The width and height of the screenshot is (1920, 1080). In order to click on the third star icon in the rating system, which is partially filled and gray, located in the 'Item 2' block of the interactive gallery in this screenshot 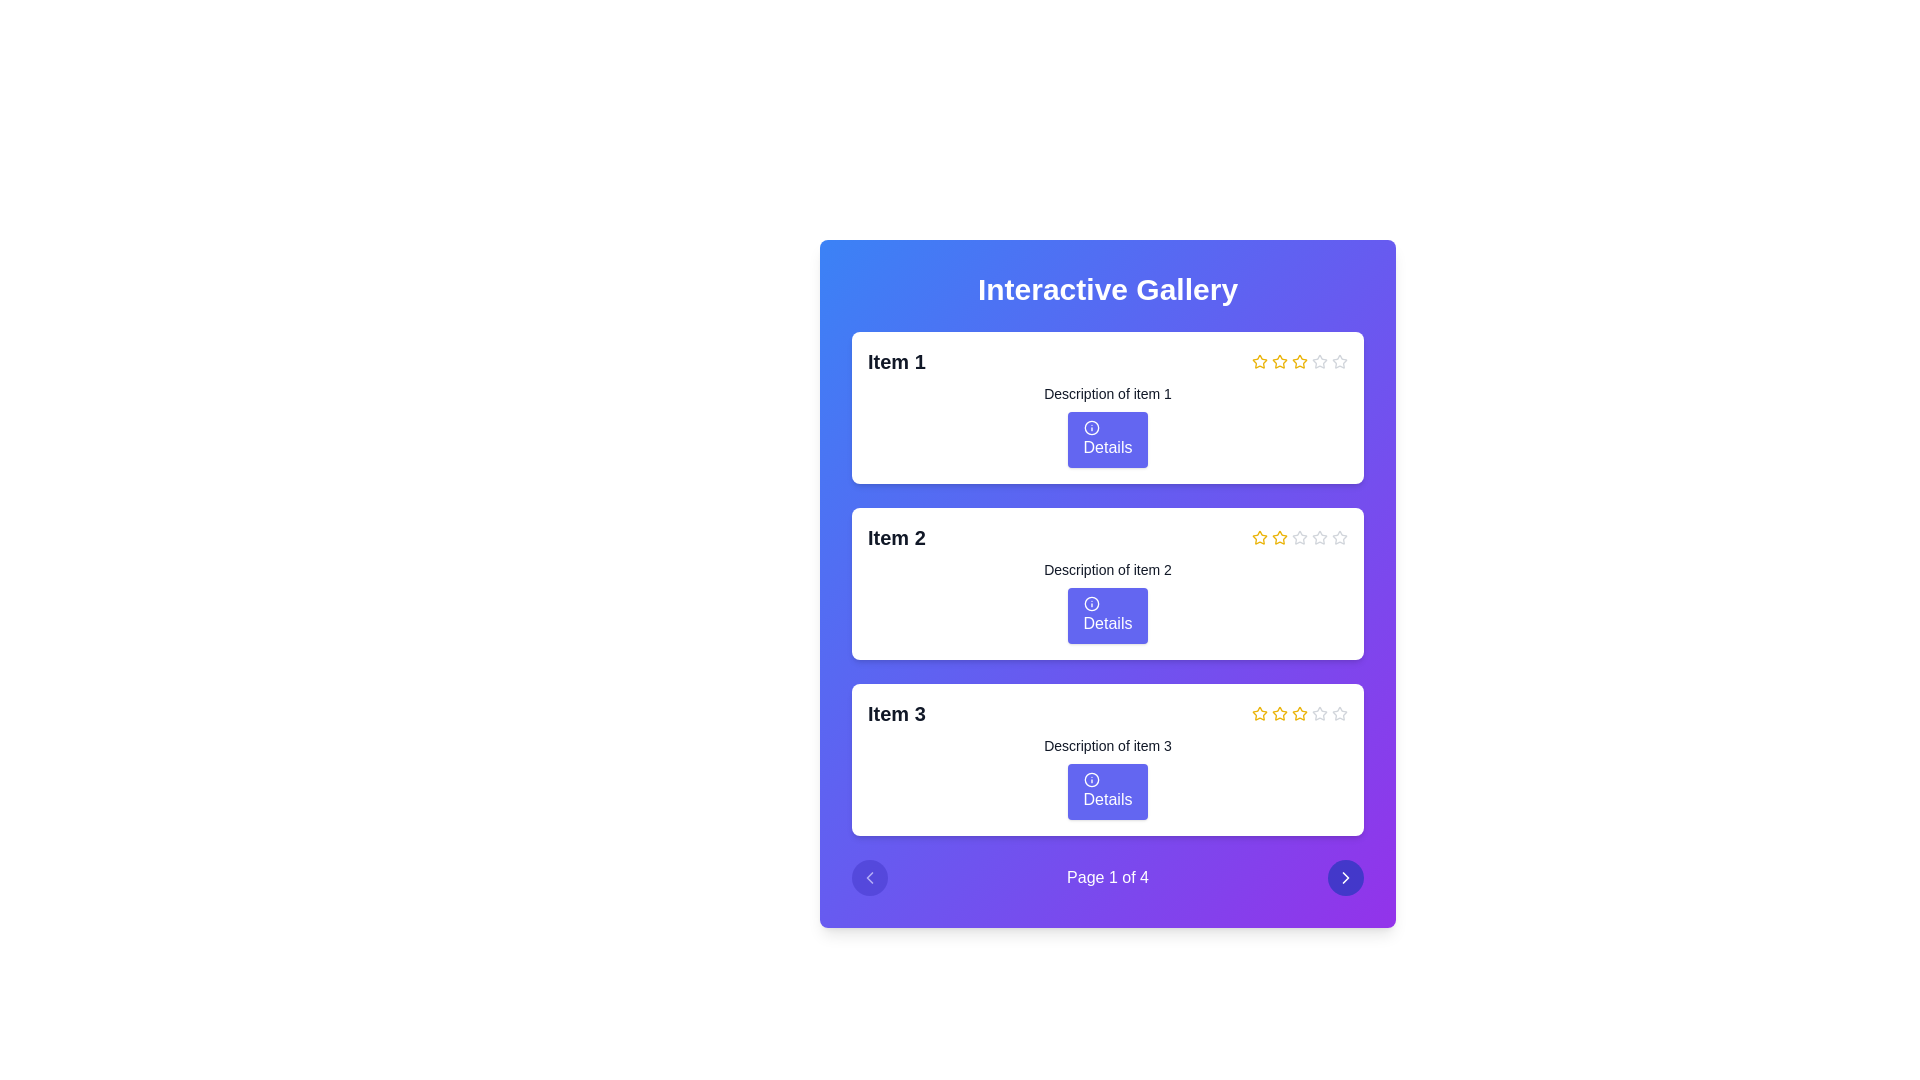, I will do `click(1300, 536)`.